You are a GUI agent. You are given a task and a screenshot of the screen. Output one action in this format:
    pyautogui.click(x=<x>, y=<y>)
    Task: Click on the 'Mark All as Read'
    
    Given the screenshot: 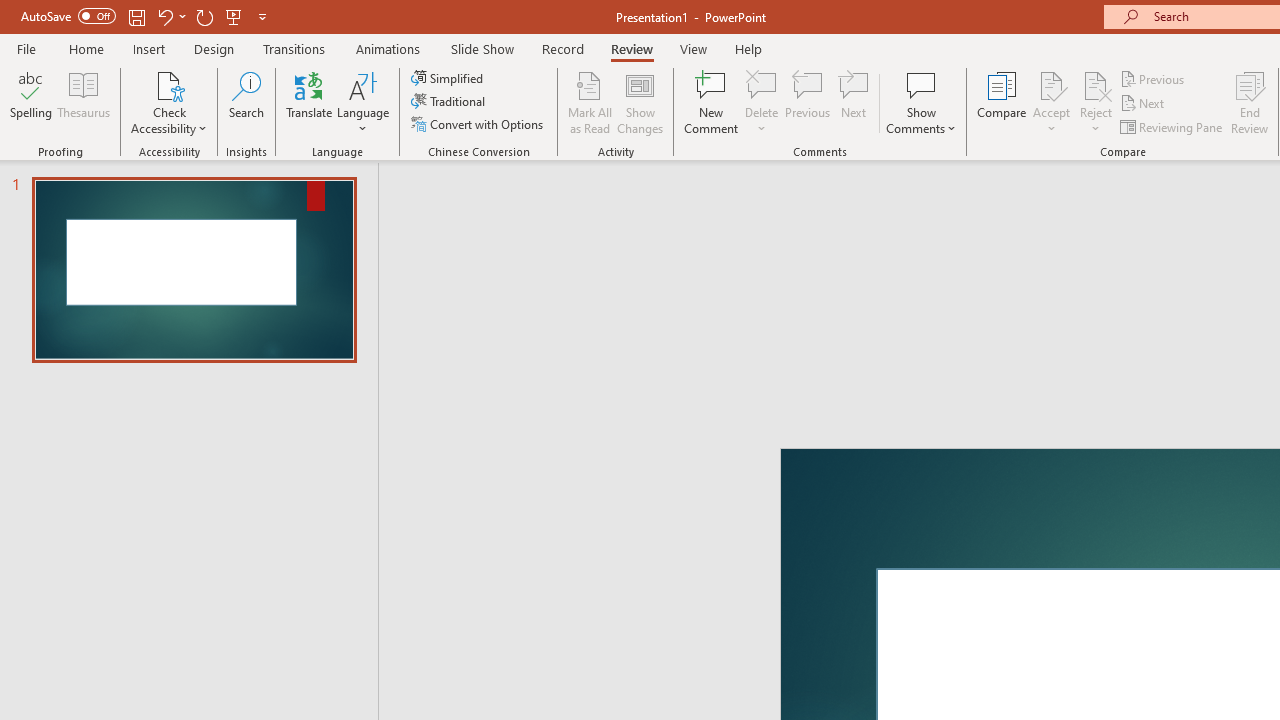 What is the action you would take?
    pyautogui.click(x=589, y=103)
    